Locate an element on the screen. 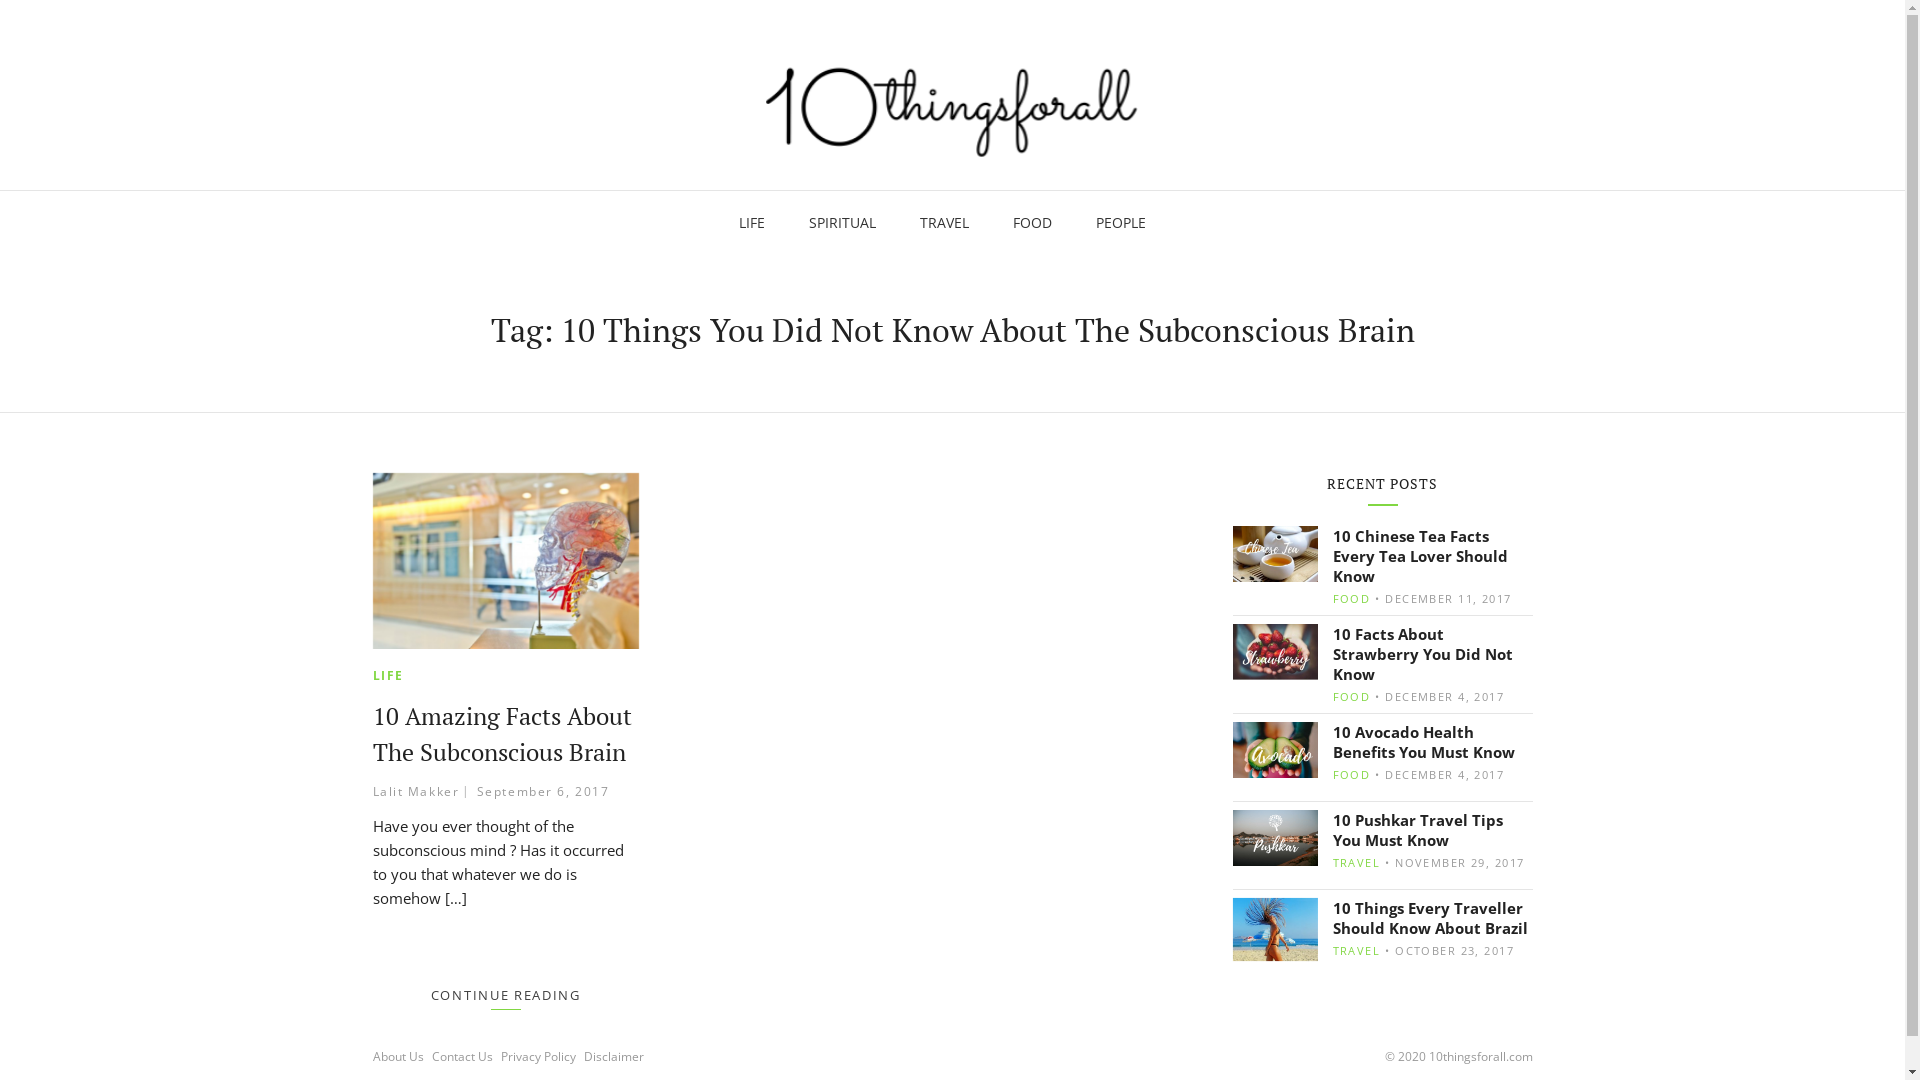  'About Us' is located at coordinates (372, 1055).